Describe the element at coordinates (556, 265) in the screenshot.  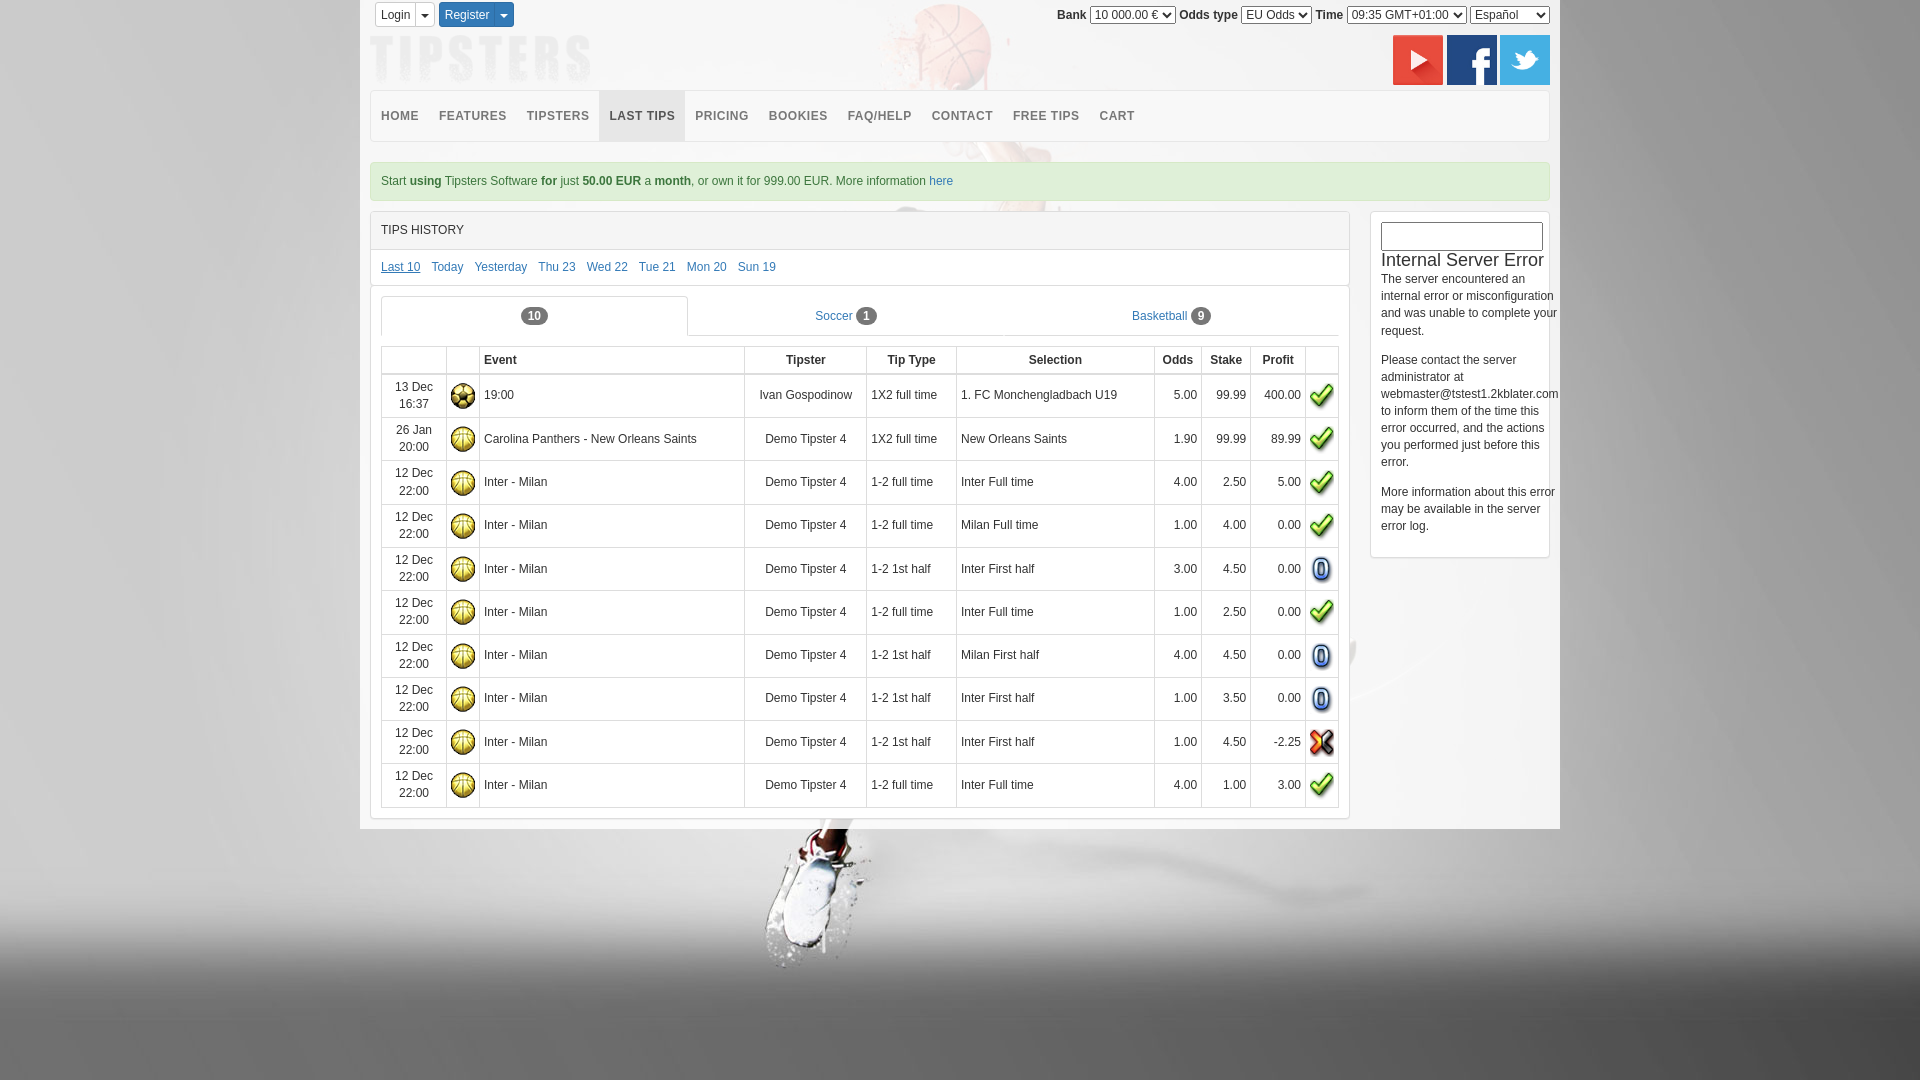
I see `'Thu 23'` at that location.